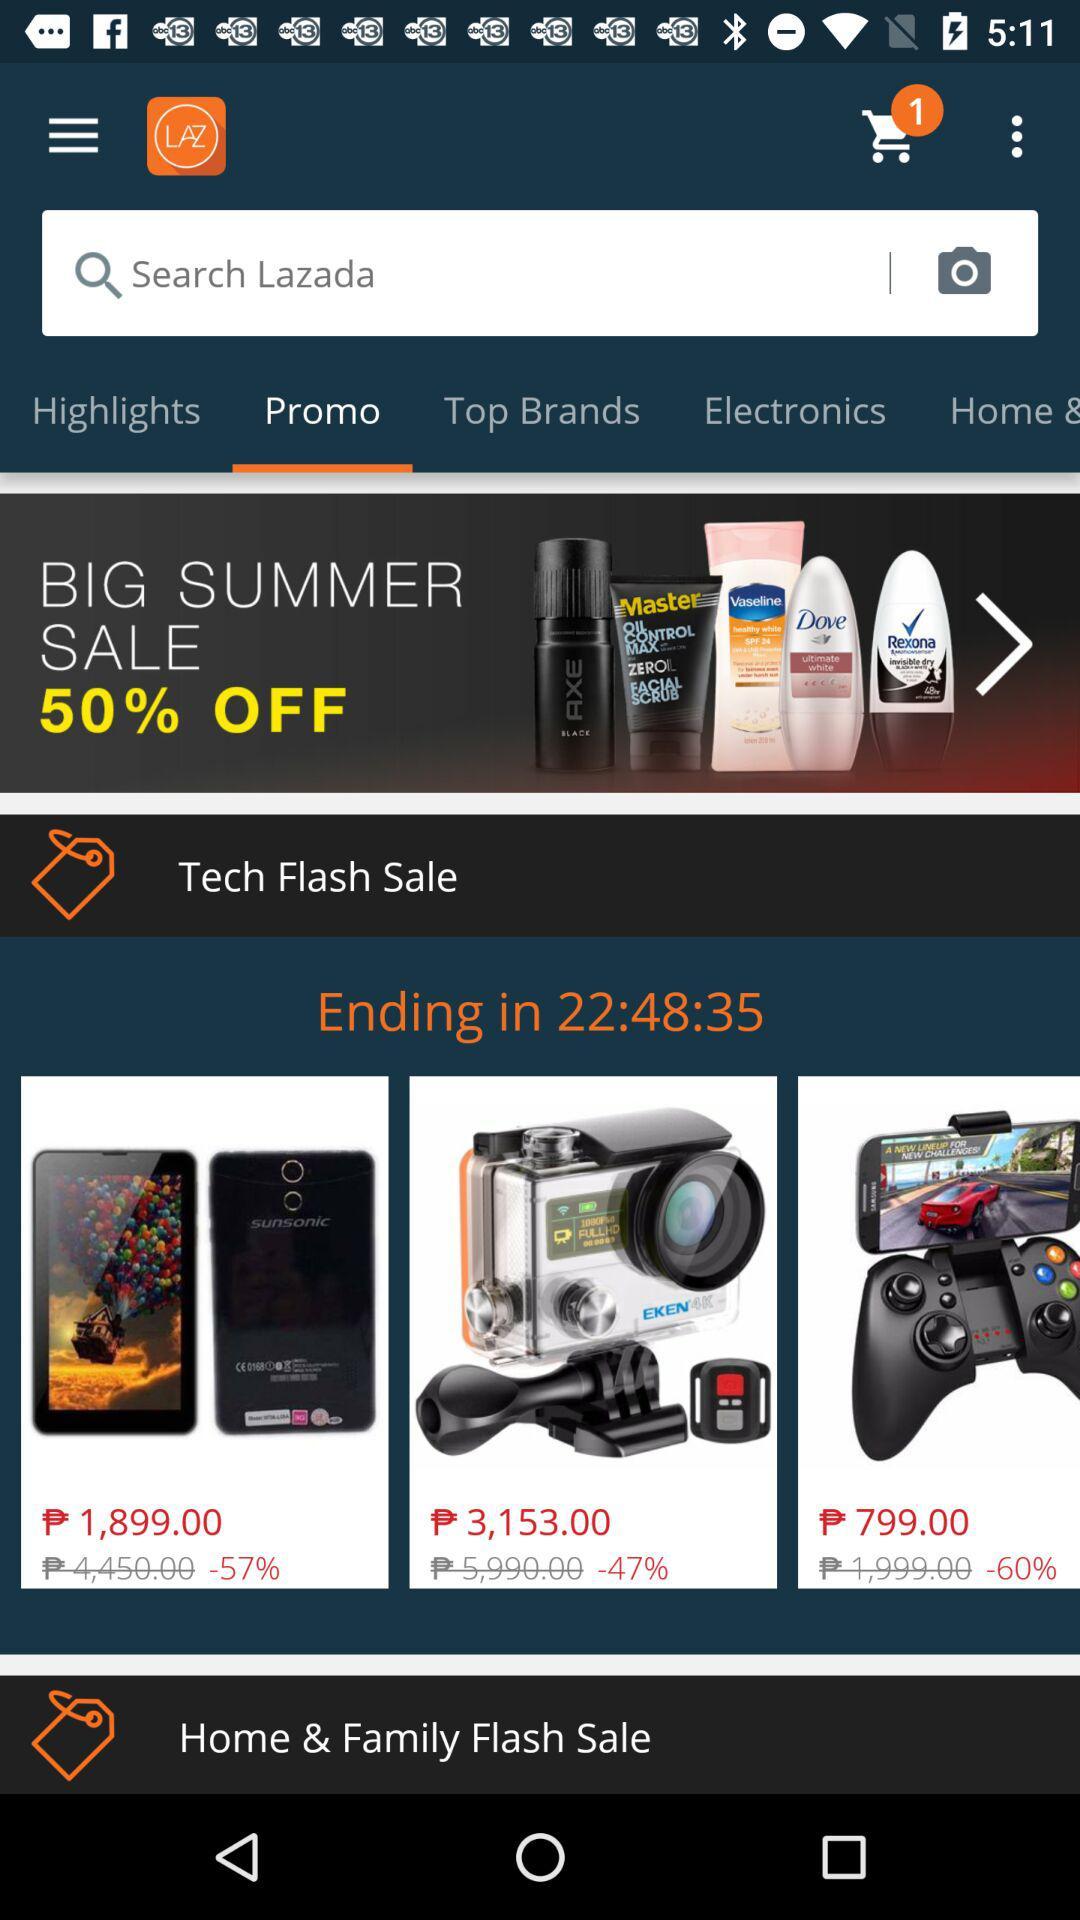 The height and width of the screenshot is (1920, 1080). What do you see at coordinates (72, 135) in the screenshot?
I see `go settings option` at bounding box center [72, 135].